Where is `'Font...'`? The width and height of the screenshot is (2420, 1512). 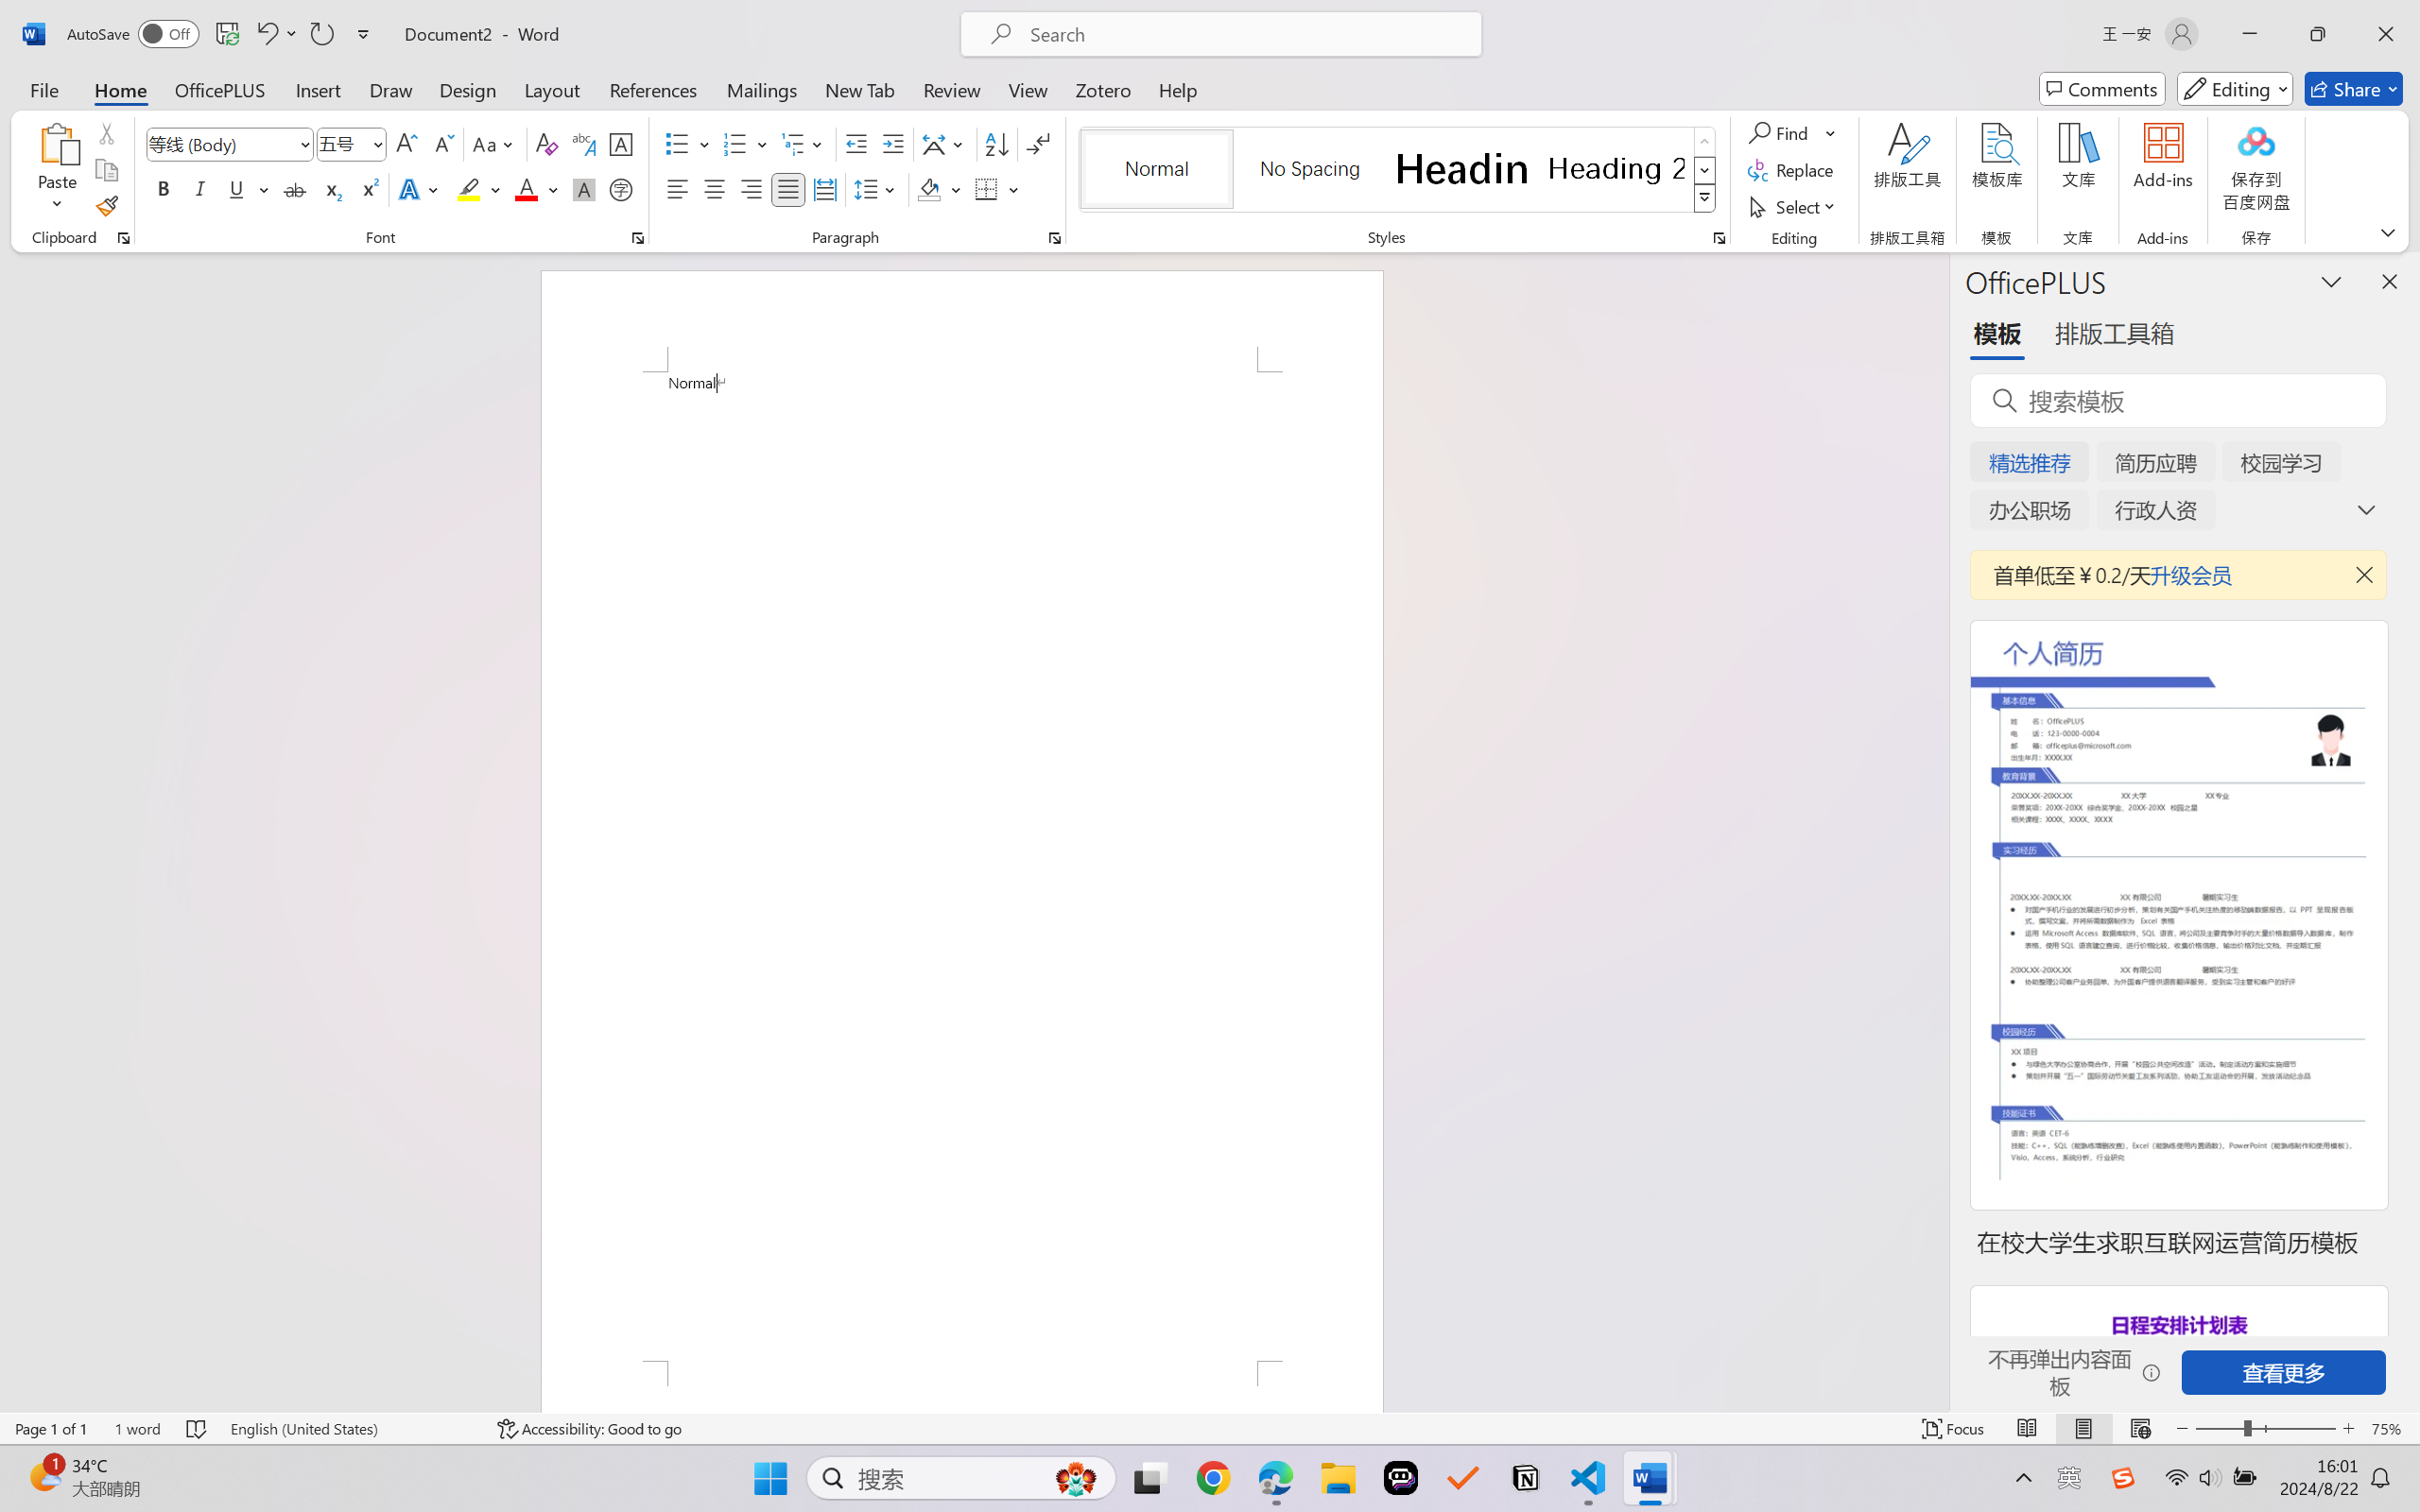
'Font...' is located at coordinates (637, 237).